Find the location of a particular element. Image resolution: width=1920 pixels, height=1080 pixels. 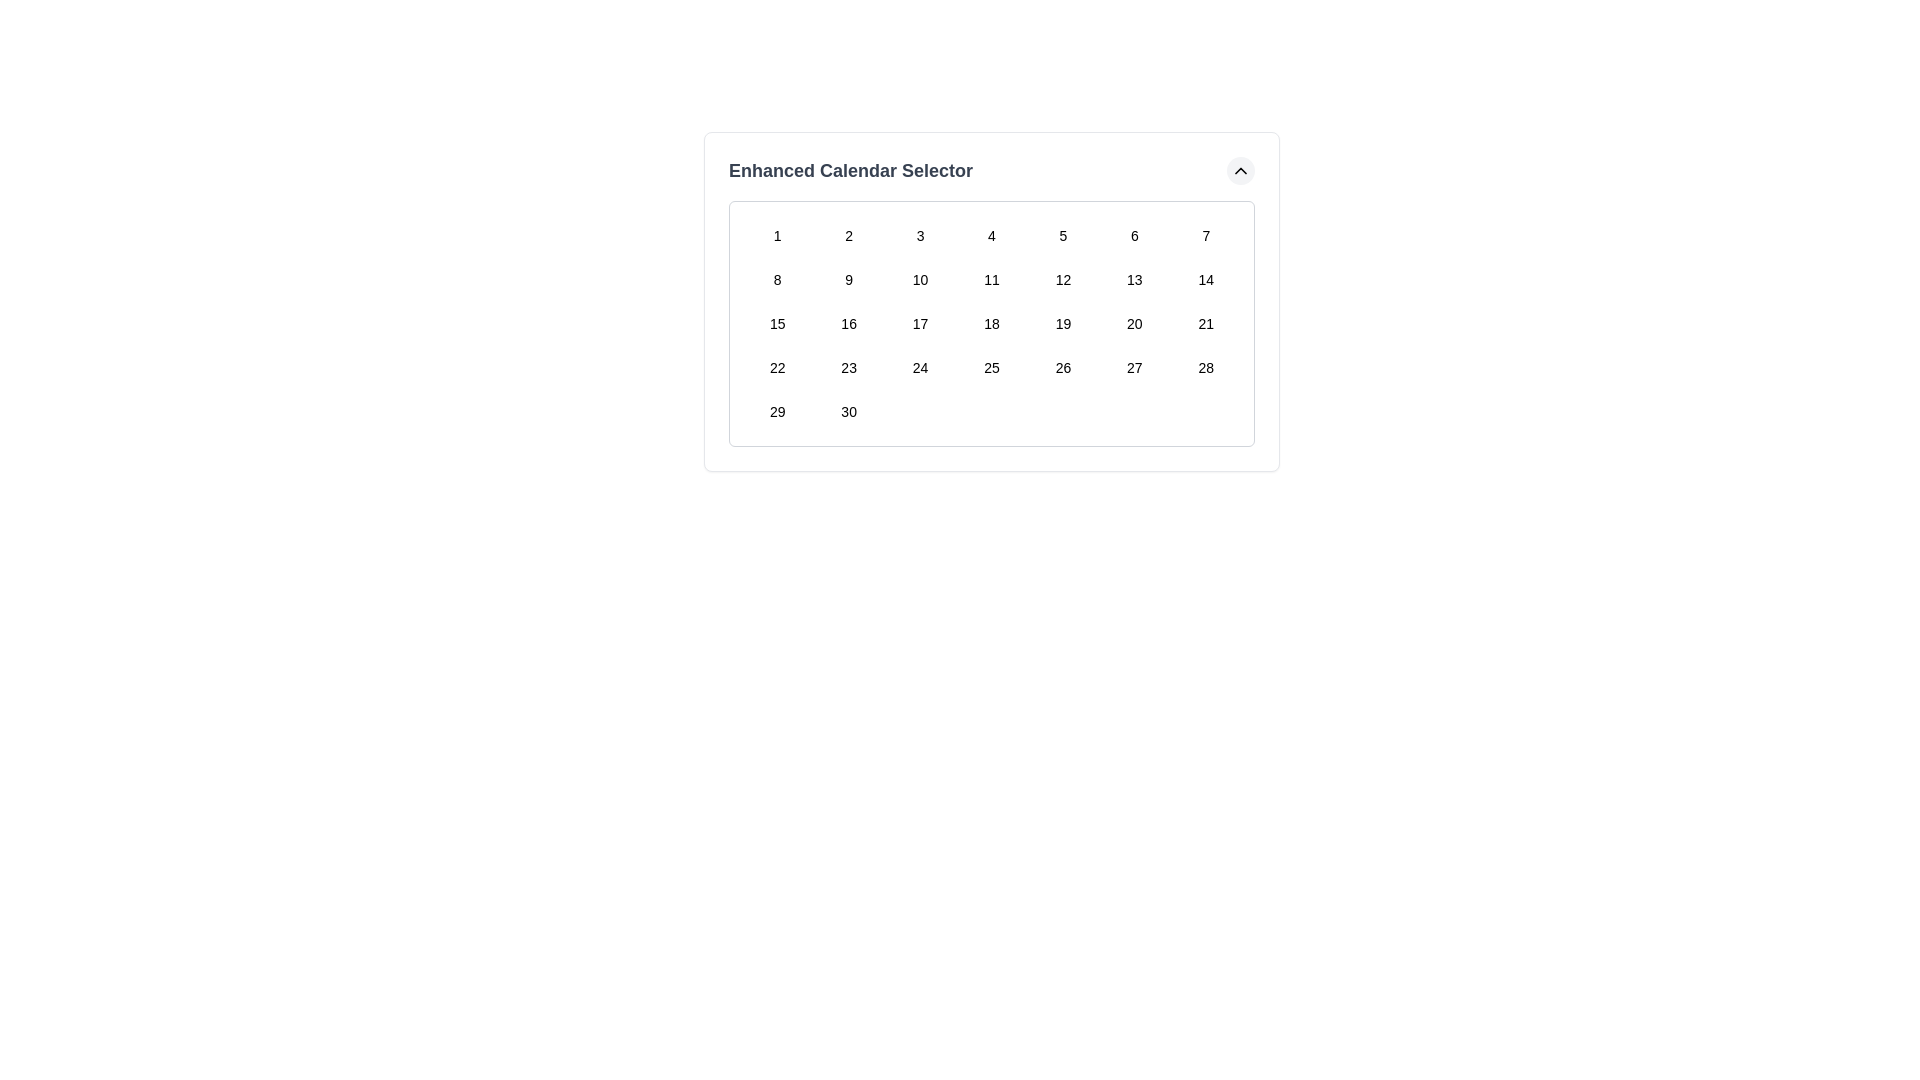

the selectable date button representing the date '22' in the Enhanced Calendar Selector is located at coordinates (776, 367).